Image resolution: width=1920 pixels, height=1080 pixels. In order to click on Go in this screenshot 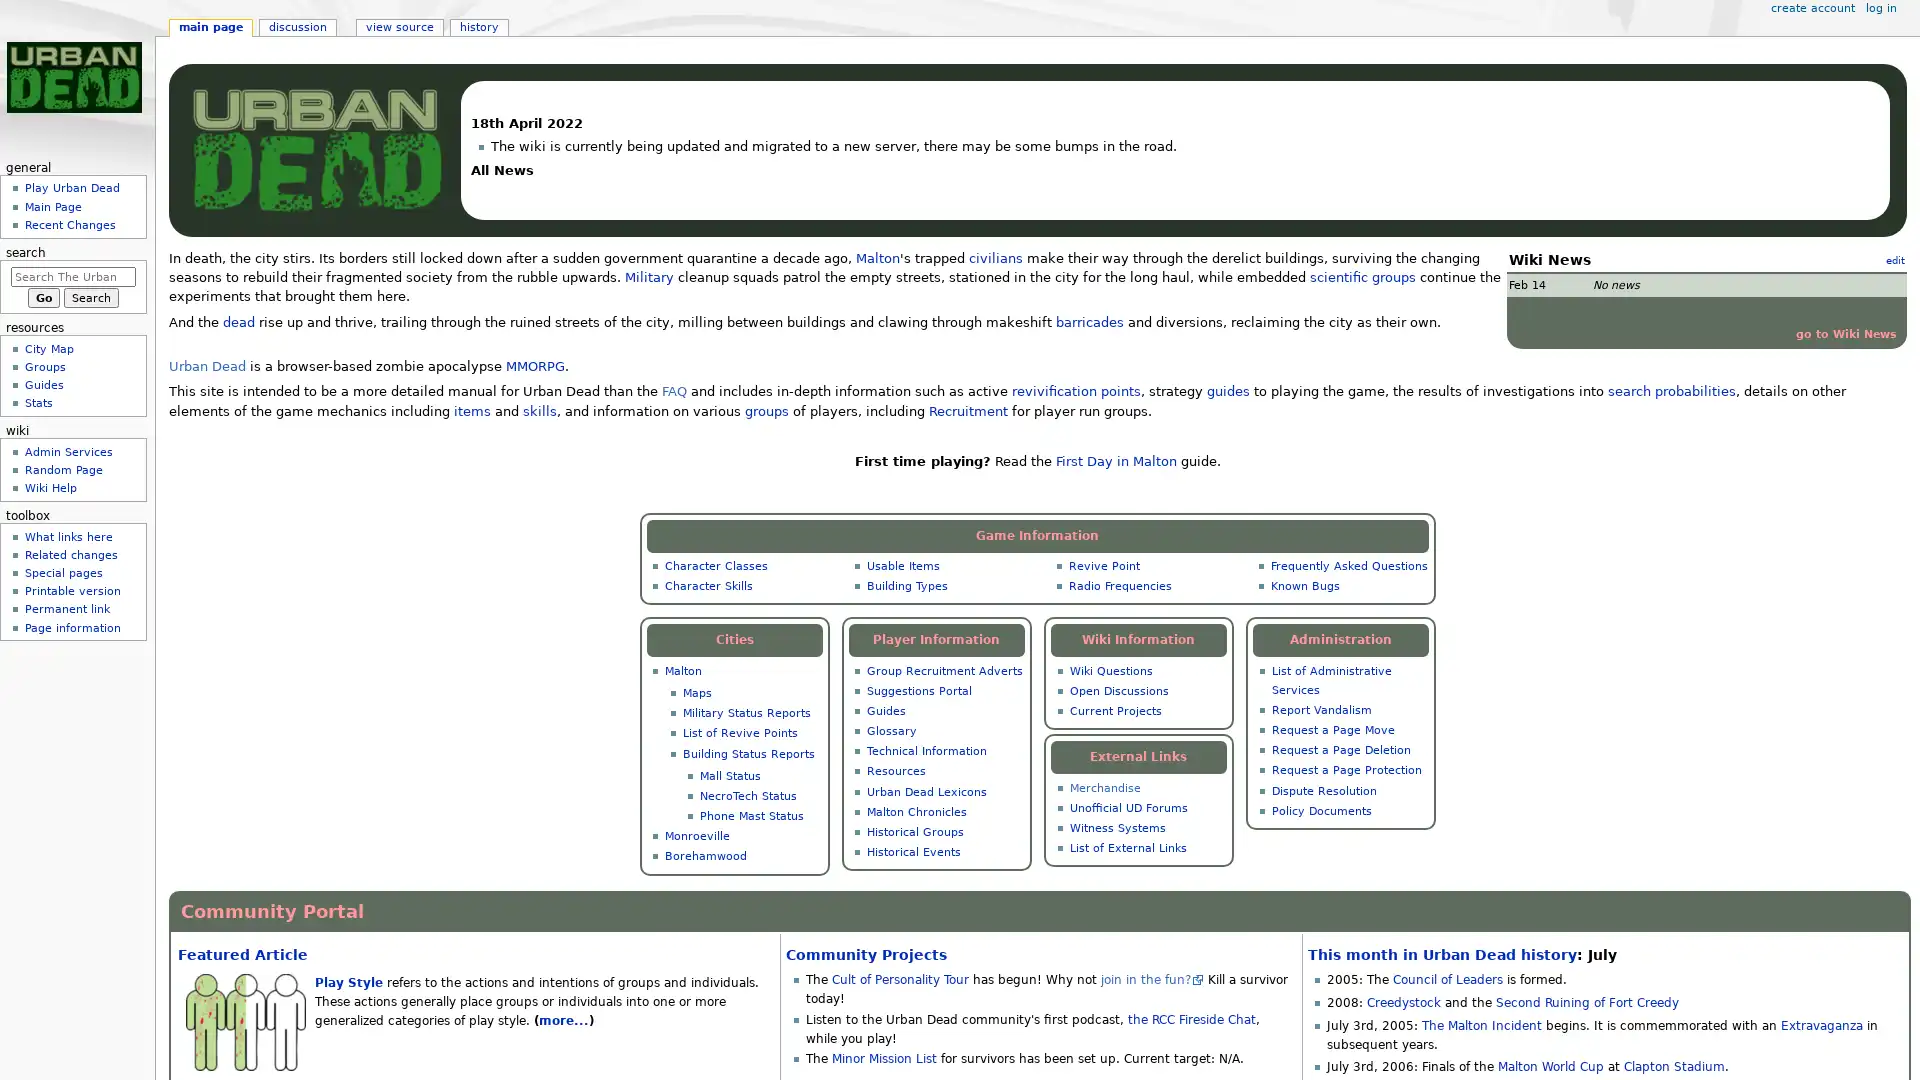, I will do `click(43, 297)`.